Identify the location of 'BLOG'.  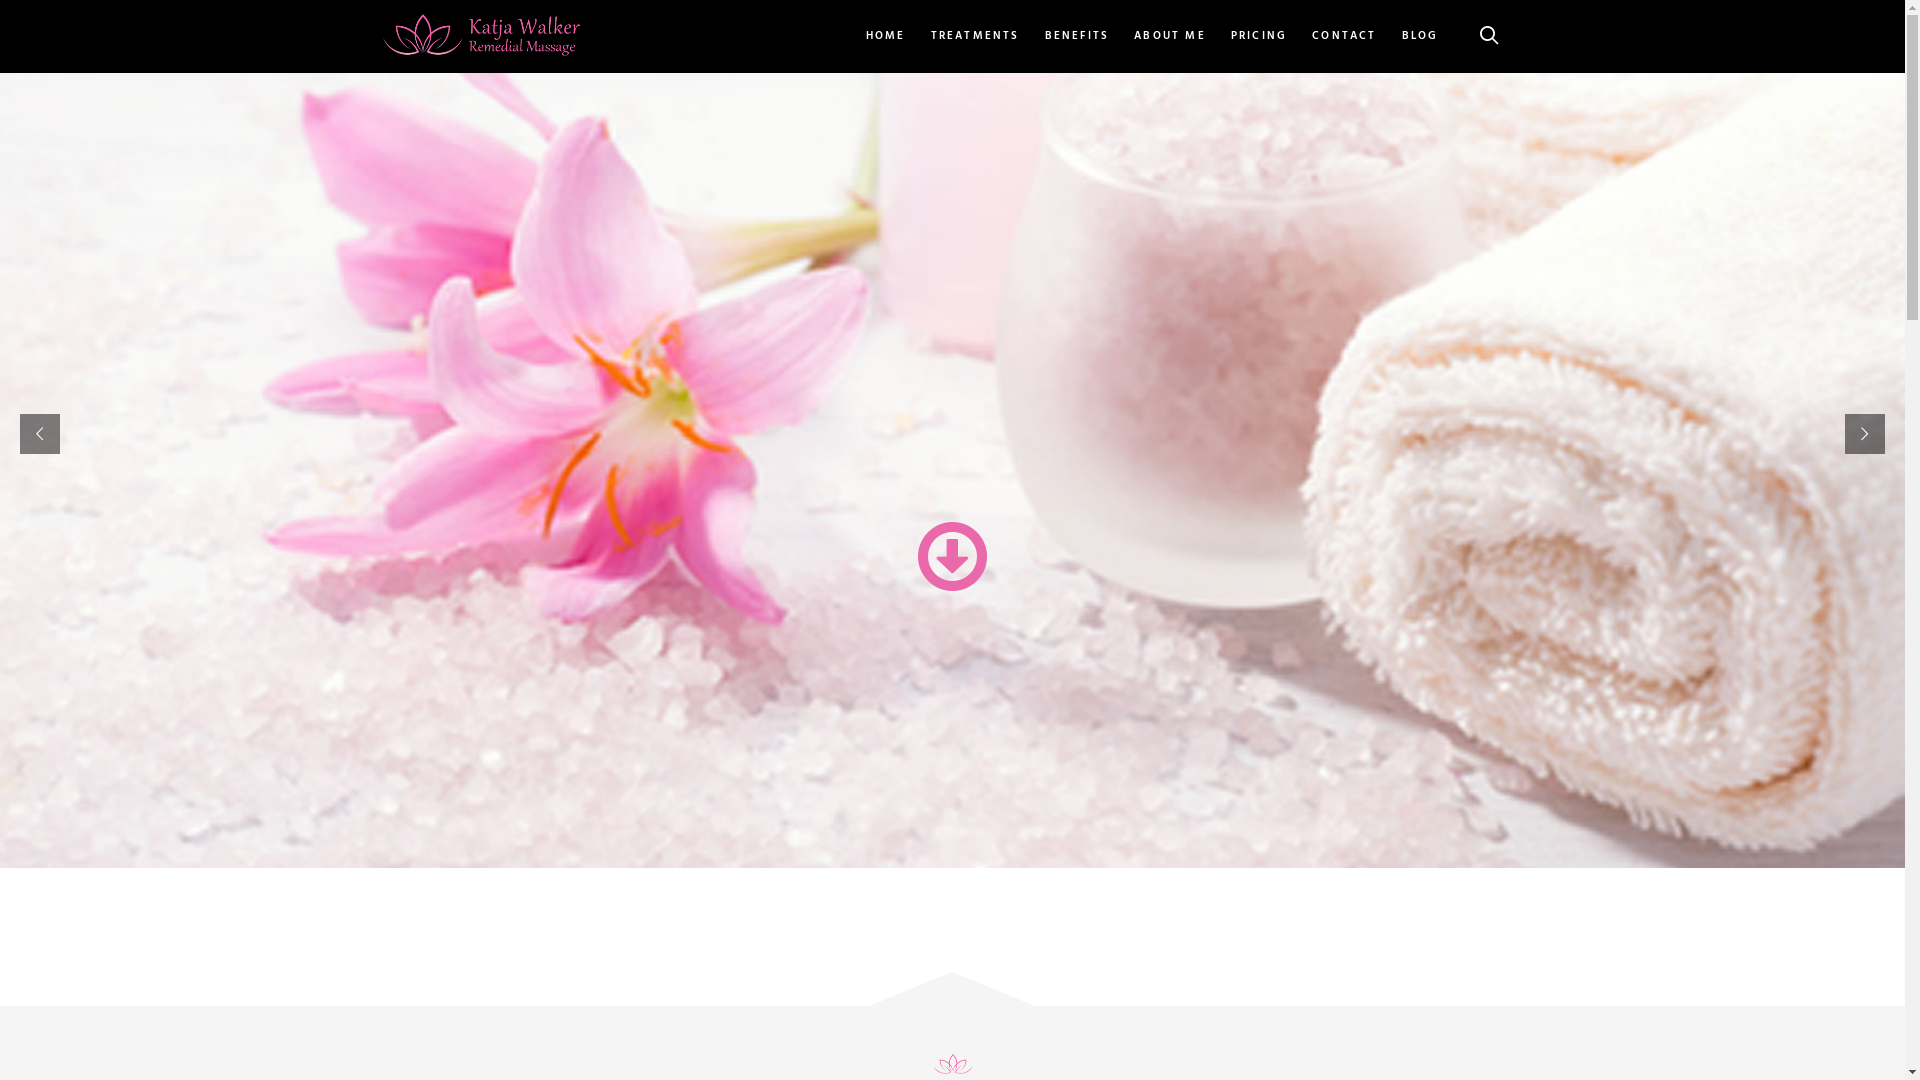
(1390, 36).